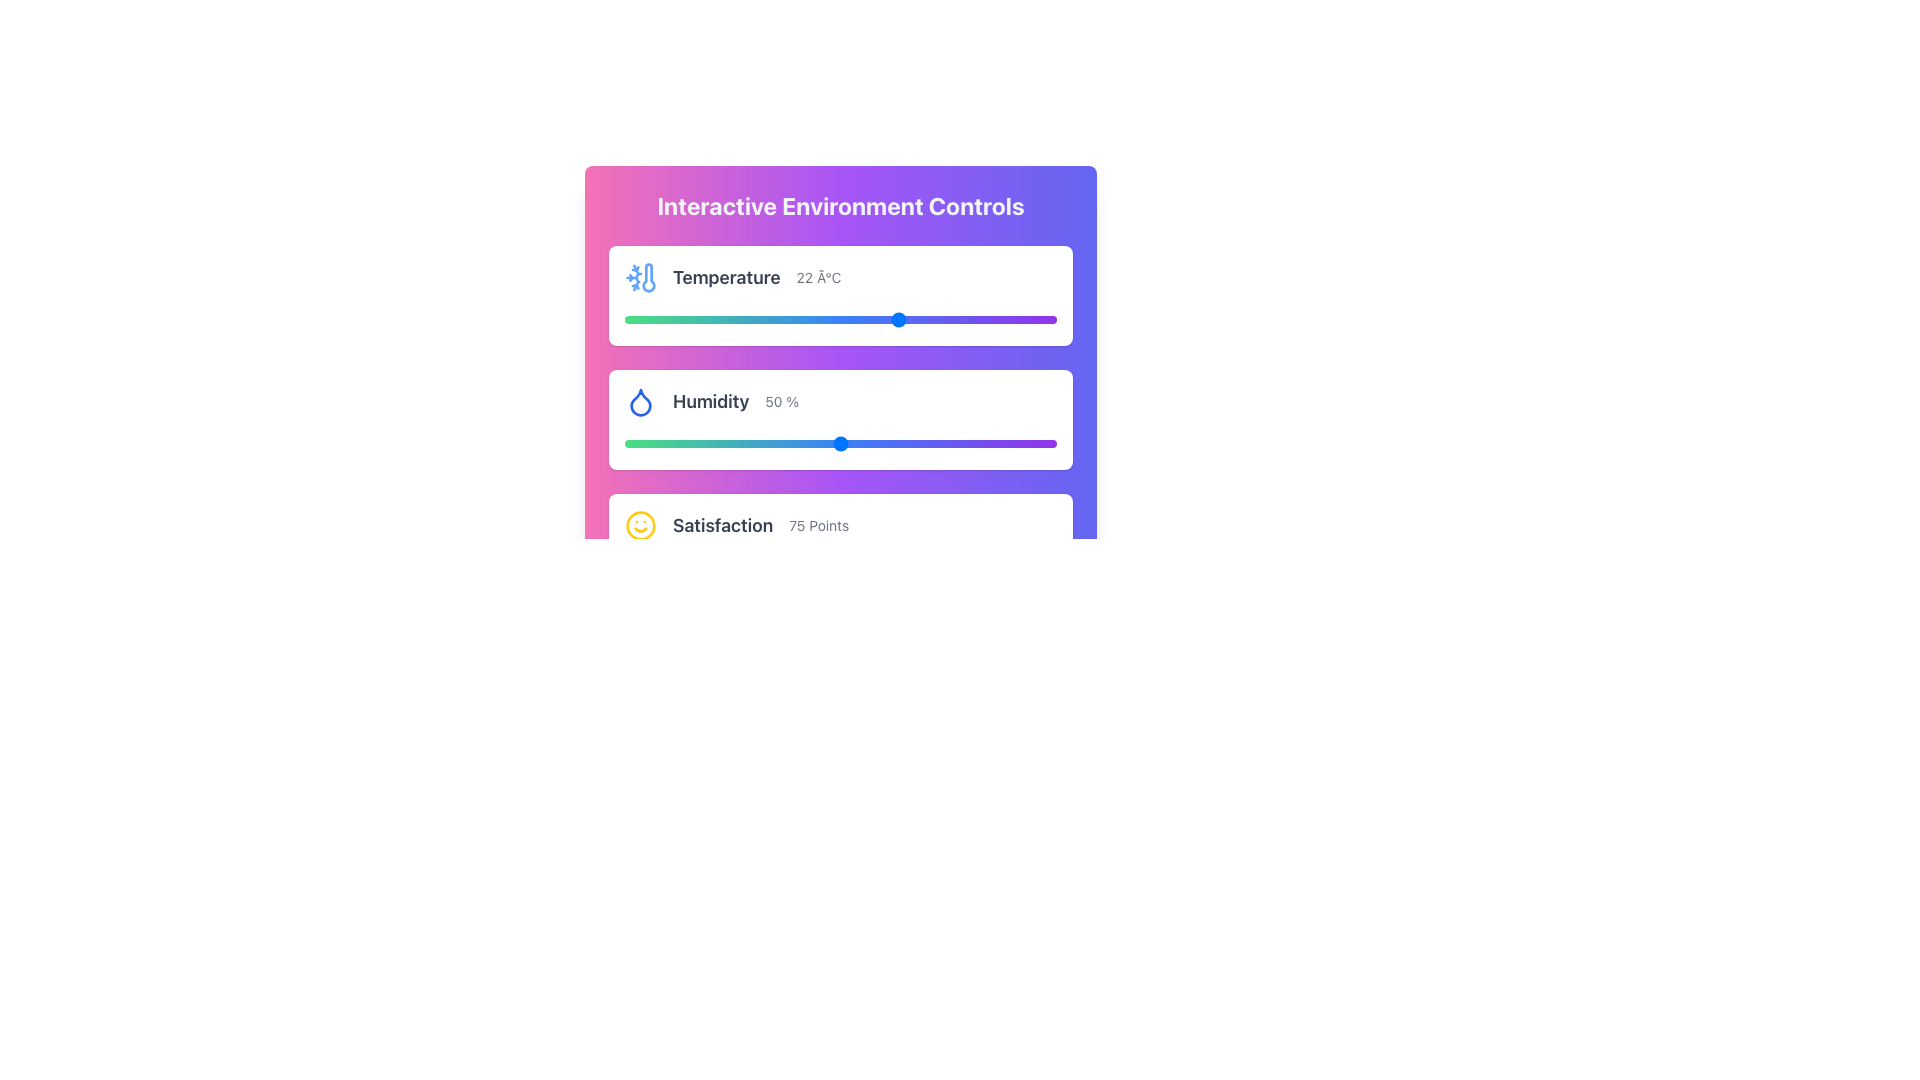 Image resolution: width=1920 pixels, height=1080 pixels. What do you see at coordinates (840, 277) in the screenshot?
I see `the displayed temperature data in the Informational Display Section, which includes a thermometer icon and shows '22 °C'` at bounding box center [840, 277].